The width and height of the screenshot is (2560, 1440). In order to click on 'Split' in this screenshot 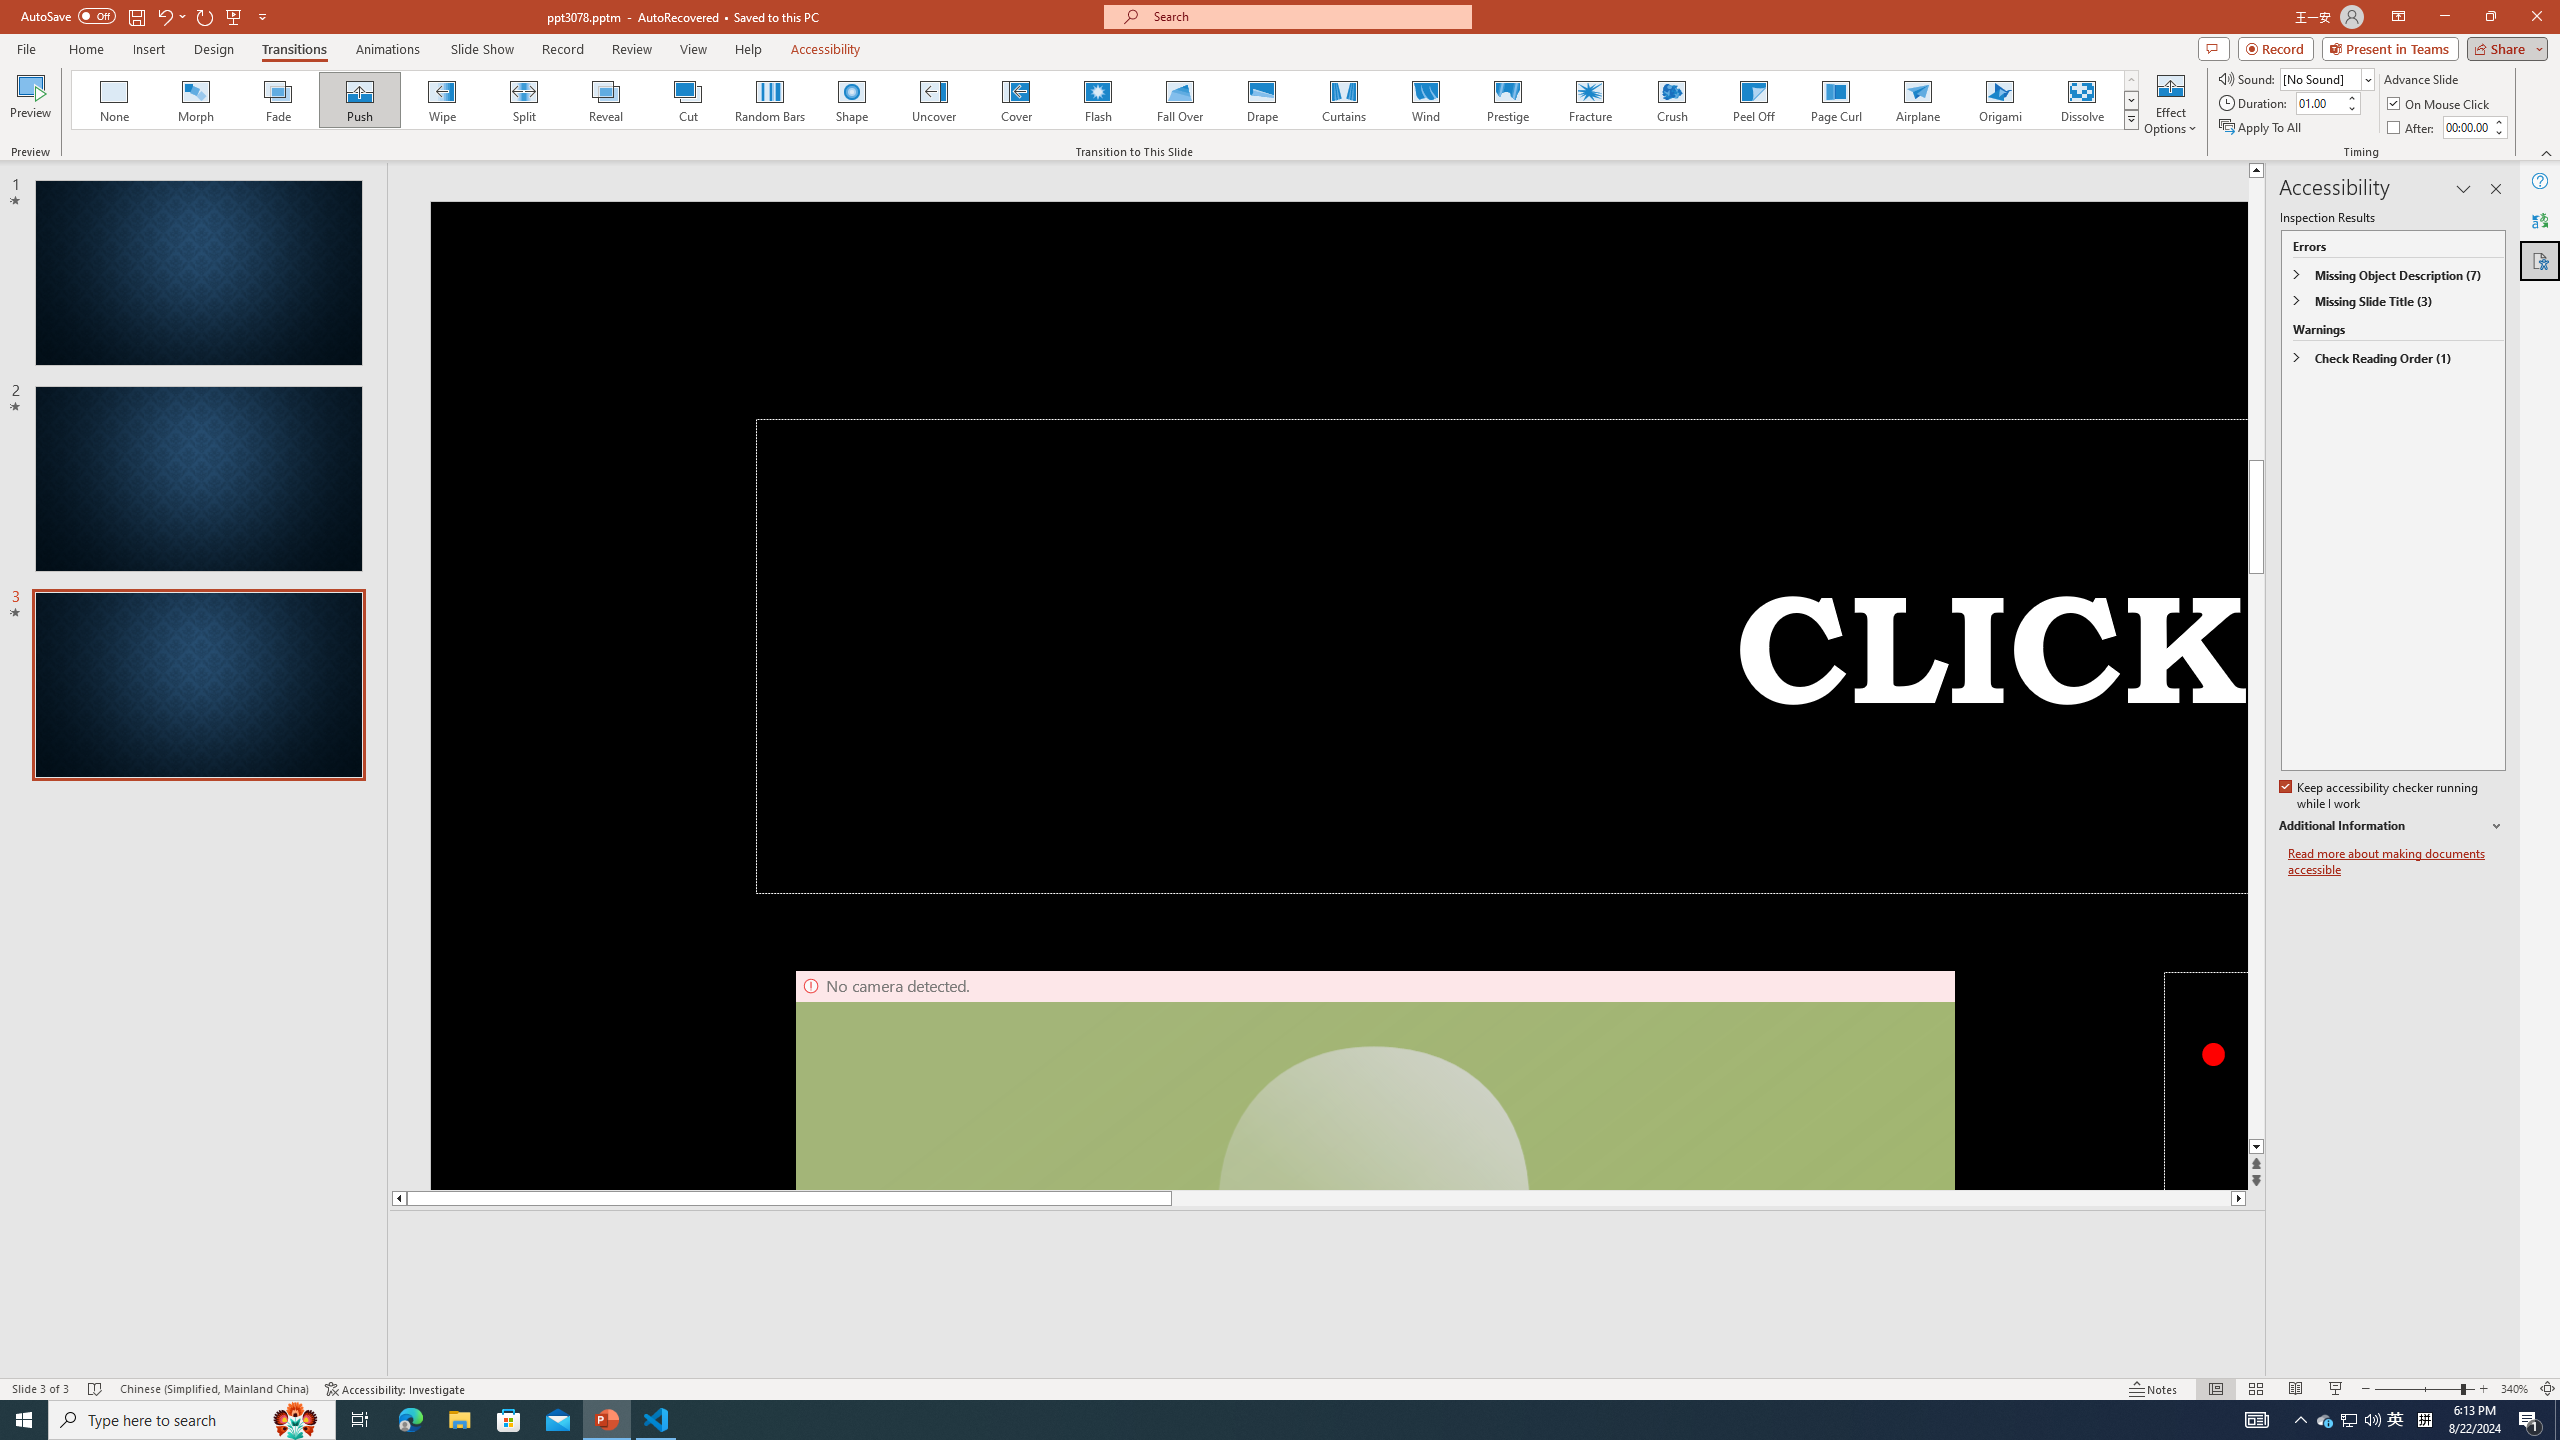, I will do `click(523, 99)`.